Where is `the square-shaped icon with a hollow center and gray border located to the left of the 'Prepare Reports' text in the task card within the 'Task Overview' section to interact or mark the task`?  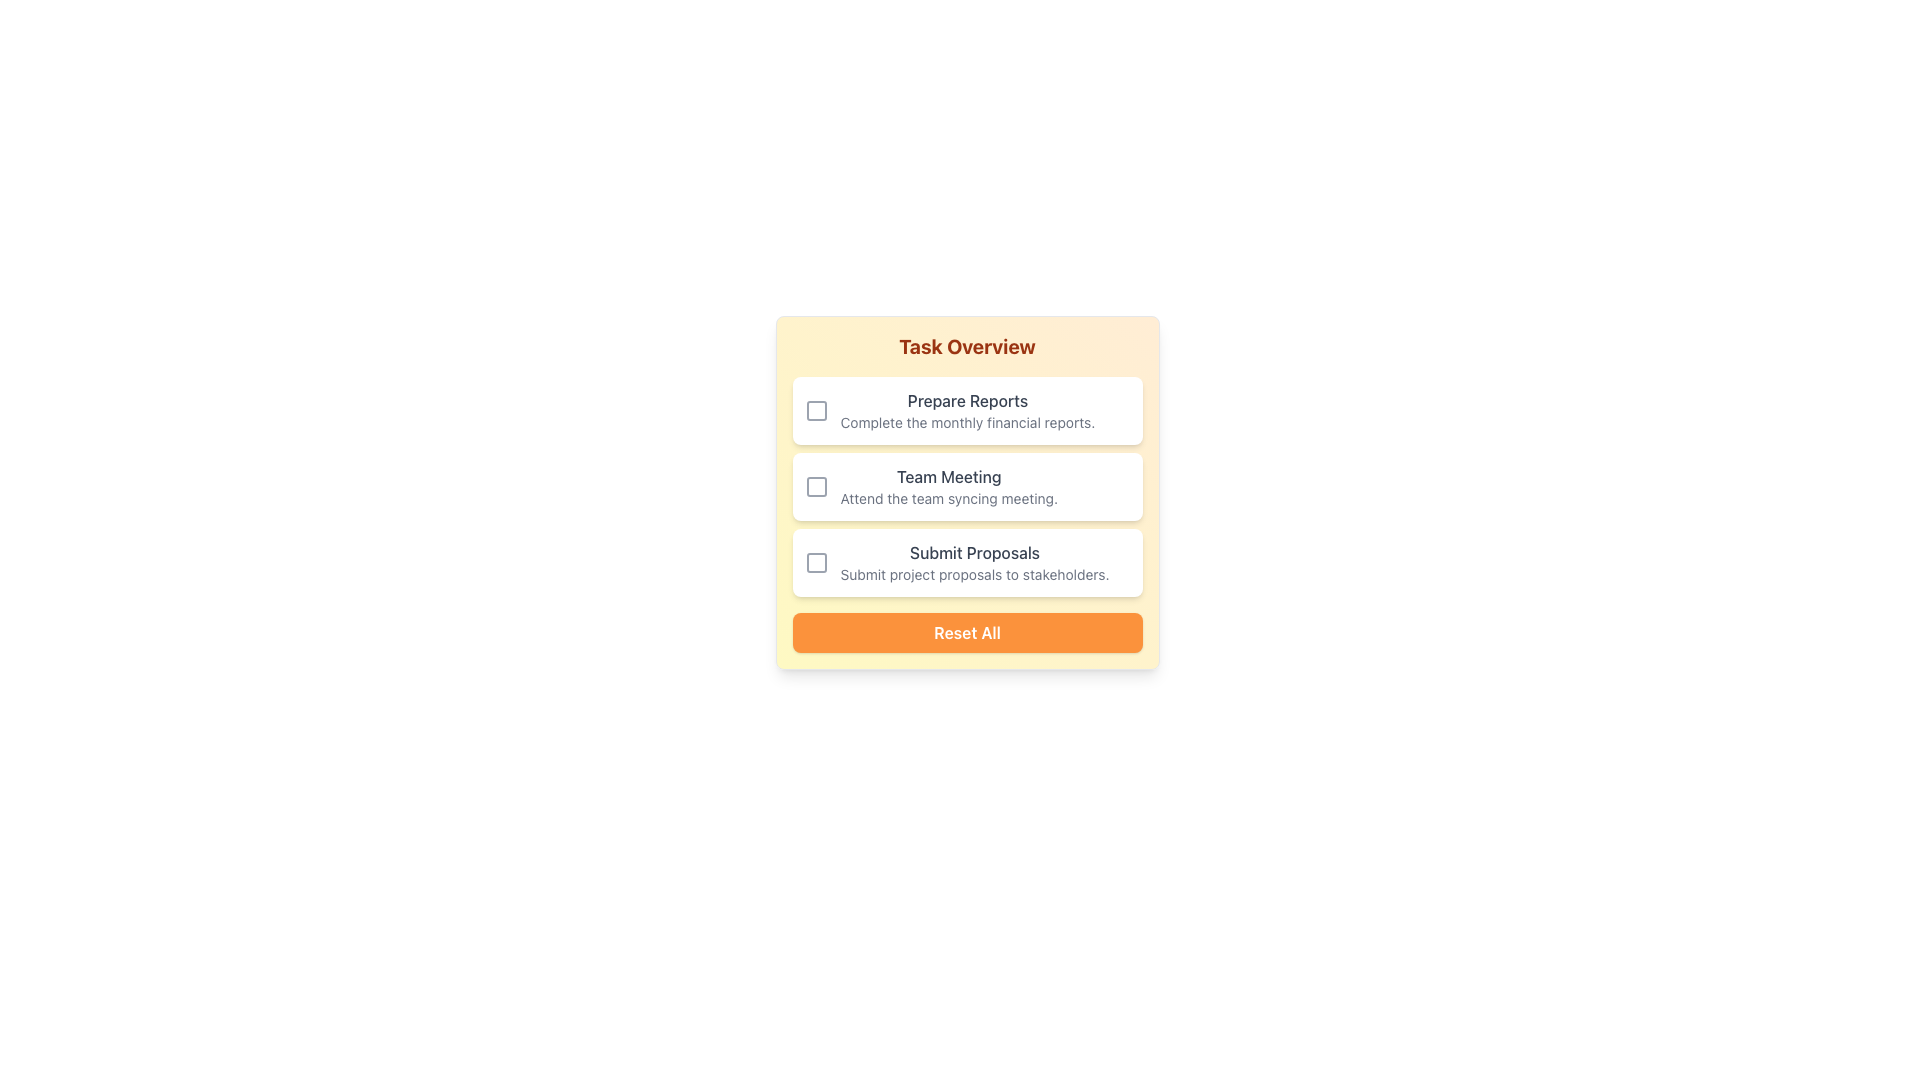 the square-shaped icon with a hollow center and gray border located to the left of the 'Prepare Reports' text in the task card within the 'Task Overview' section to interact or mark the task is located at coordinates (816, 410).